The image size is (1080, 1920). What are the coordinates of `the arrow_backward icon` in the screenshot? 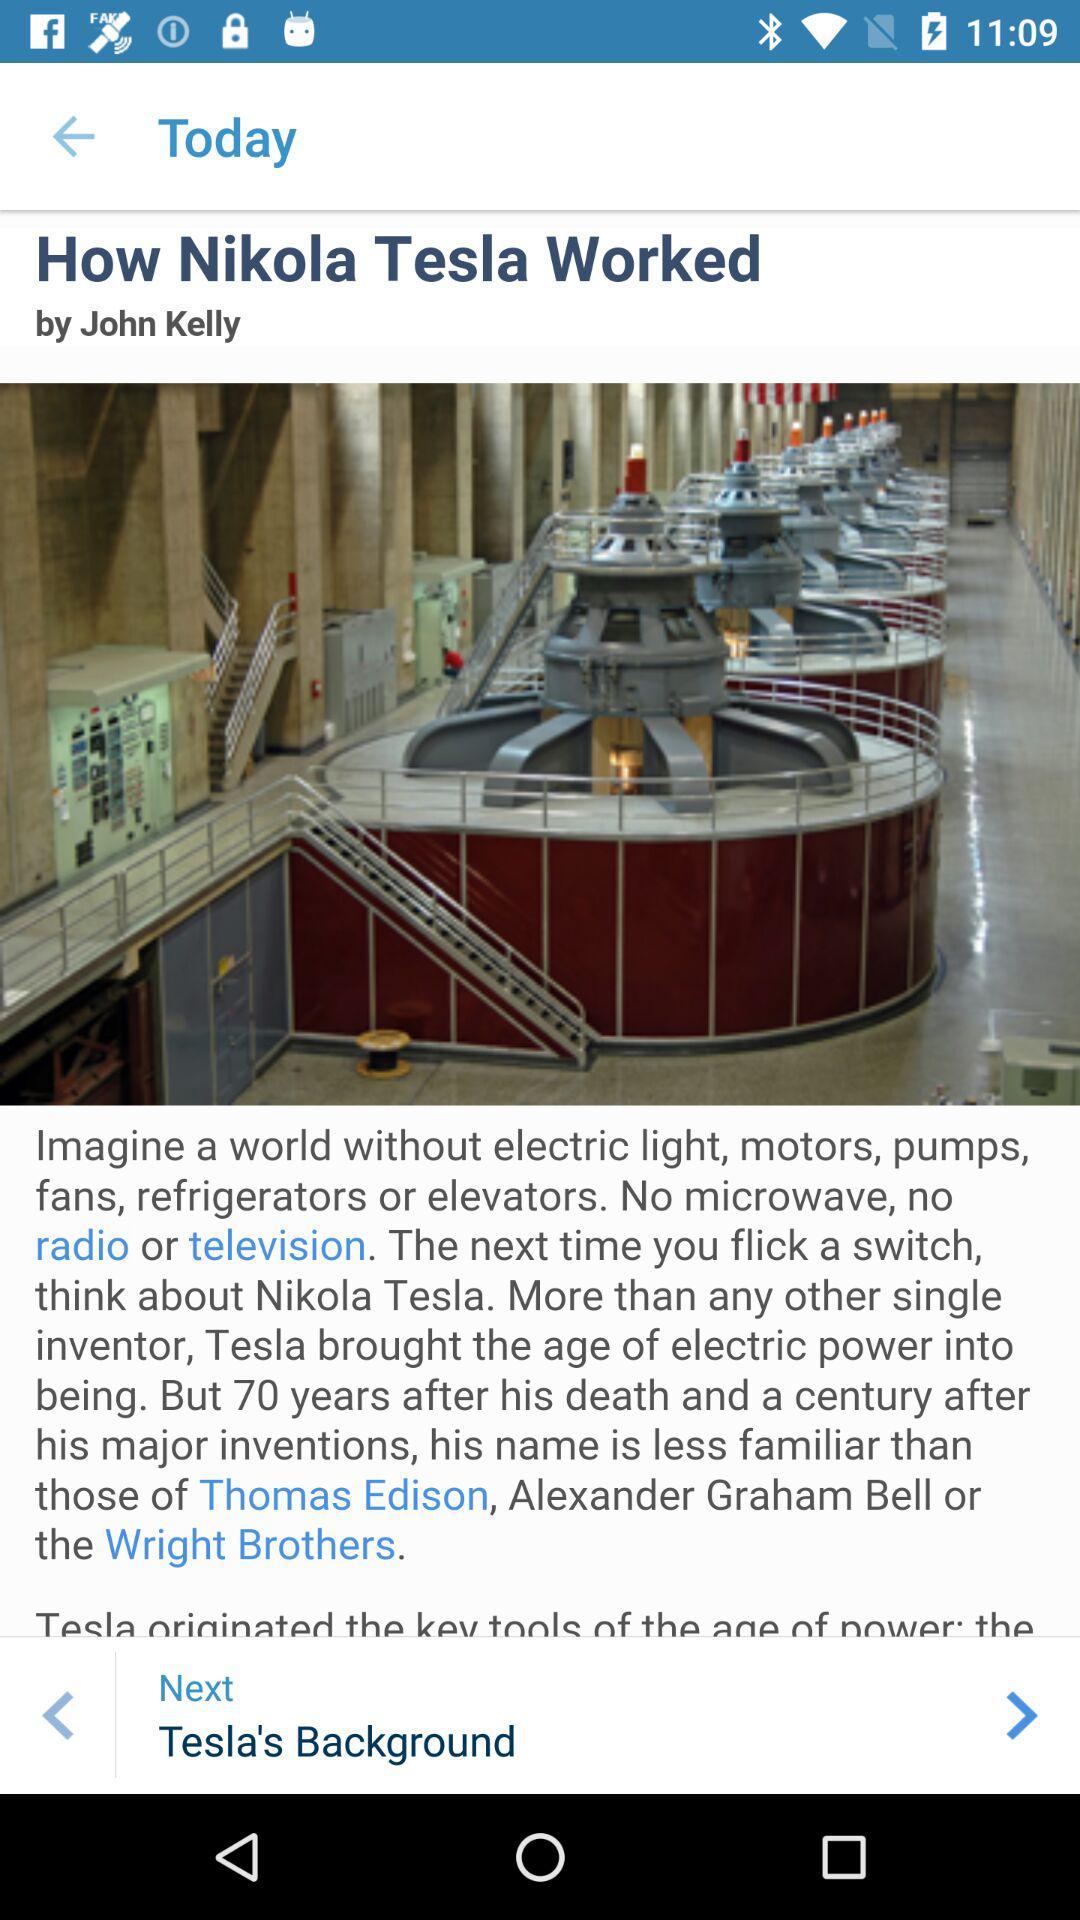 It's located at (56, 1714).